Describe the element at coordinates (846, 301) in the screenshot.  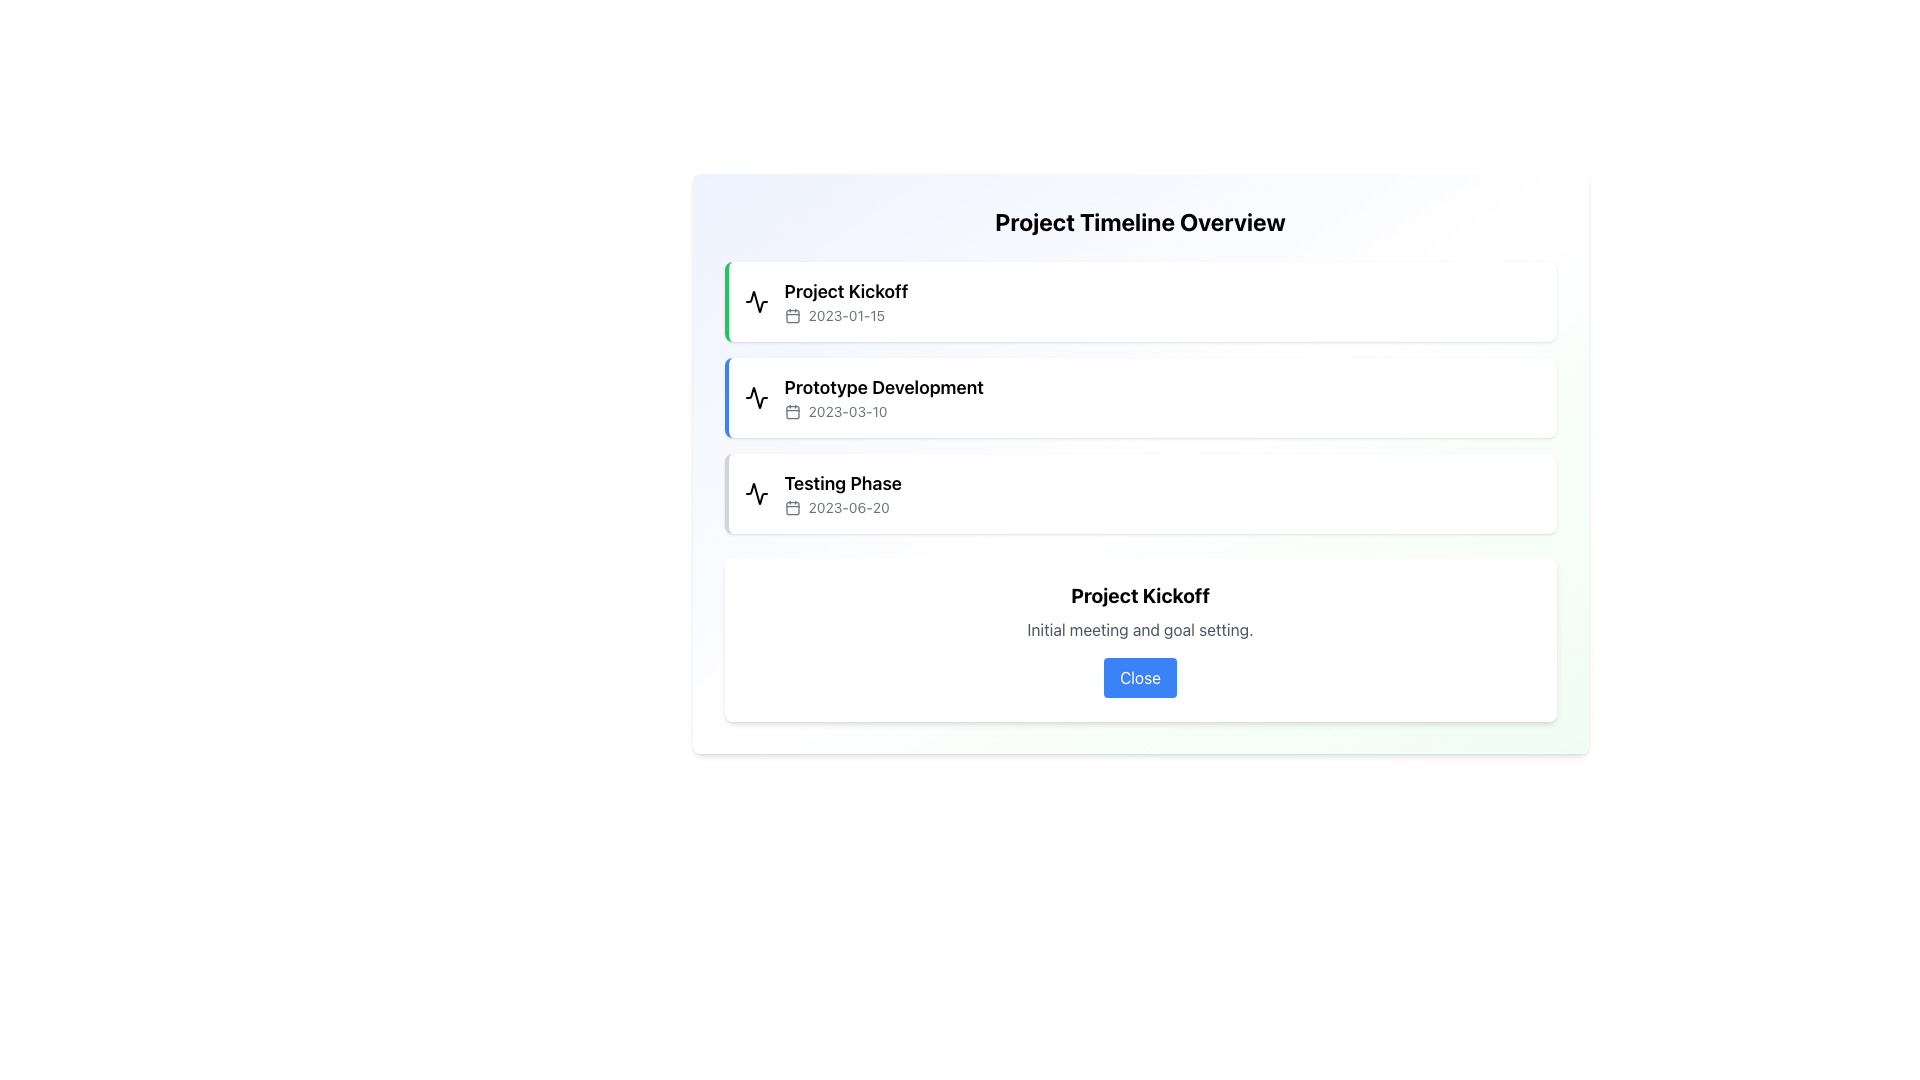
I see `the Timeline Item labeled 'Project Kickoff' that indicates a milestone or event in the timeline, located in the upper-left quadrant of the interface` at that location.